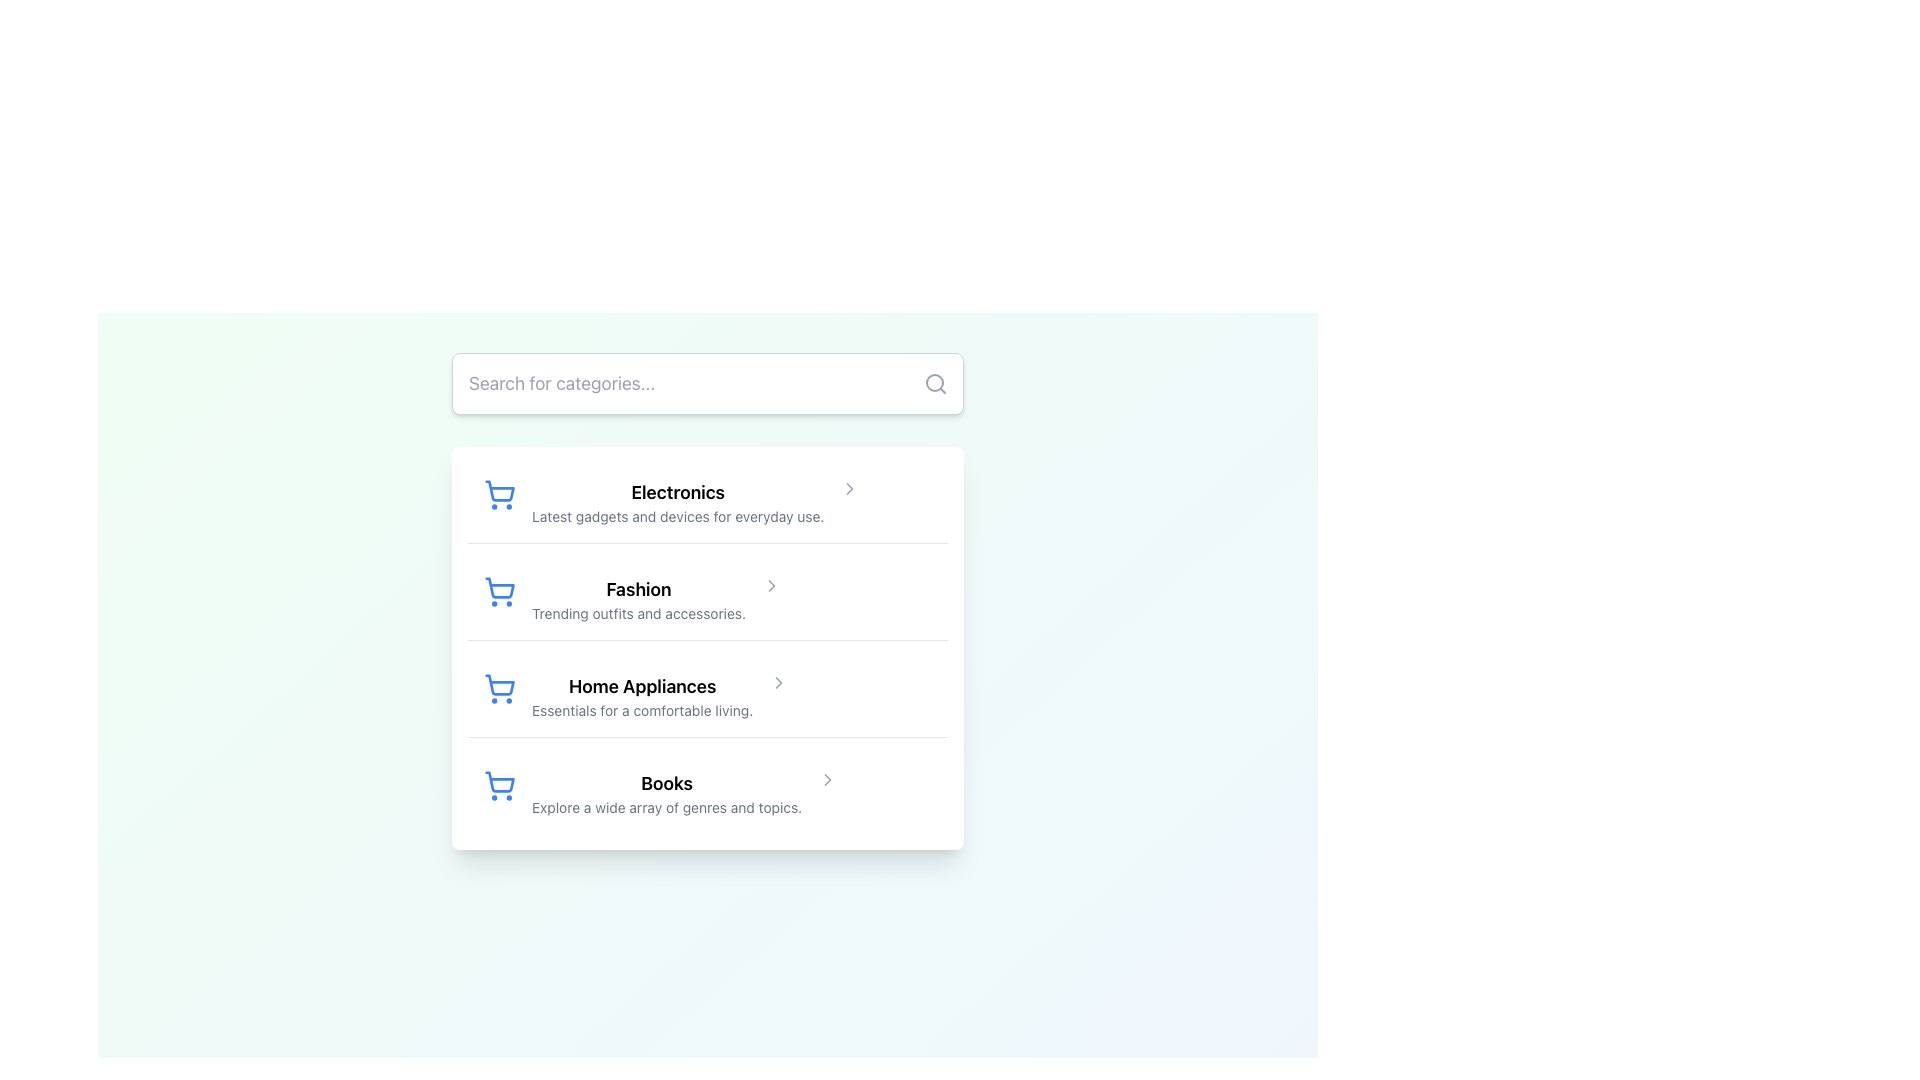  I want to click on the chevron icon located at the far right of the 'Home Appliances' section, so click(778, 681).